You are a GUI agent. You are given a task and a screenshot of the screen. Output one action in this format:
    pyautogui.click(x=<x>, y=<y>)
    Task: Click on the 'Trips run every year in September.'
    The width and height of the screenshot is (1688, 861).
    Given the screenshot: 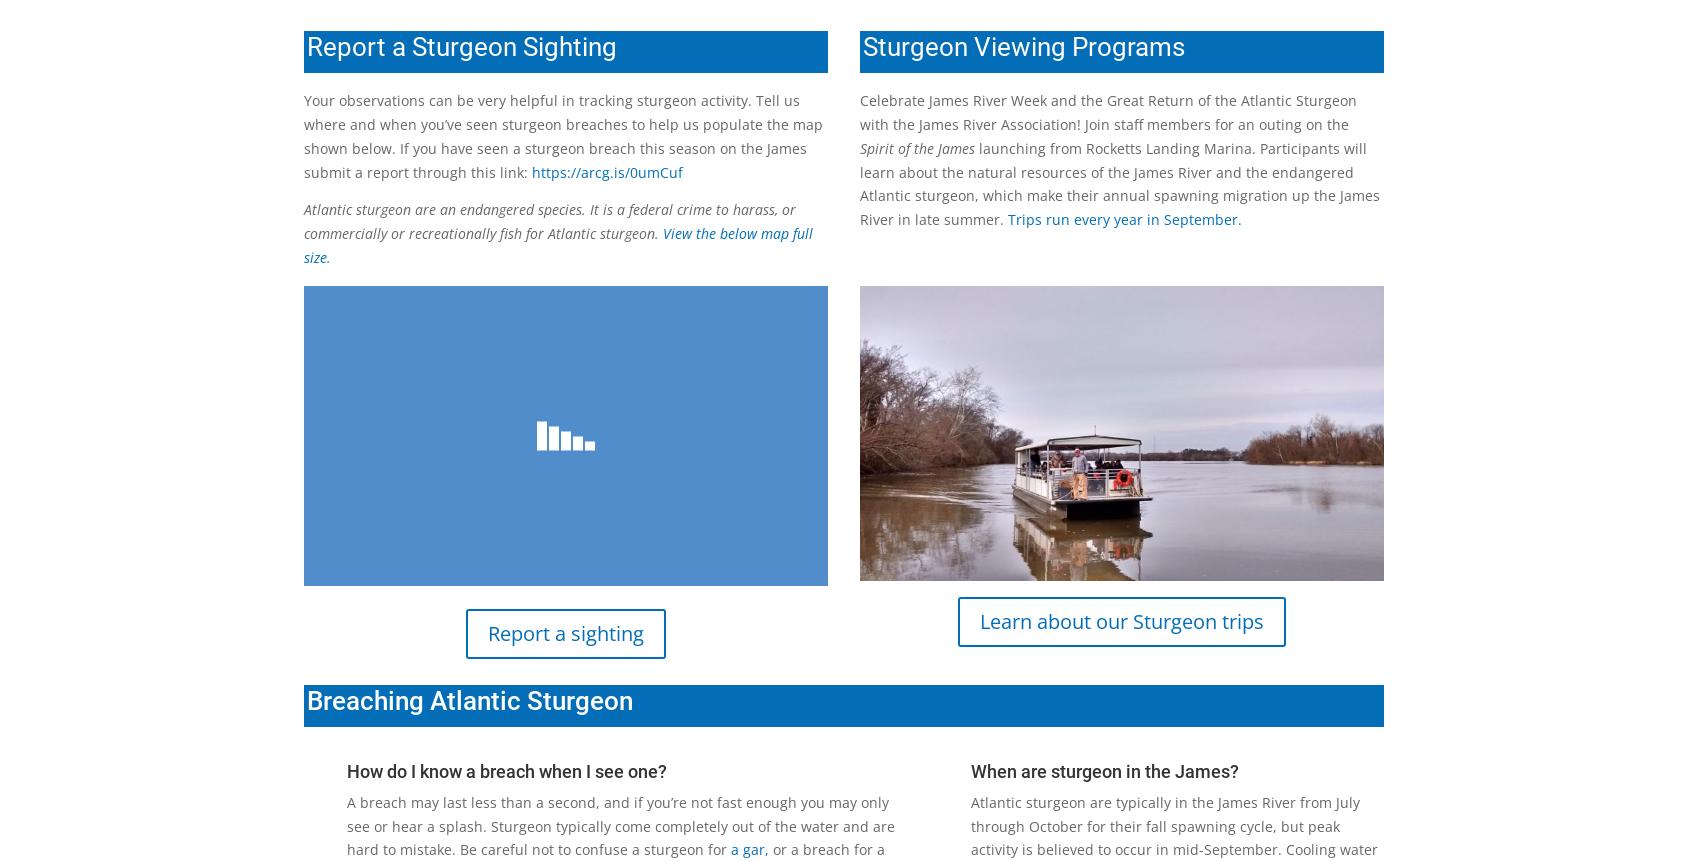 What is the action you would take?
    pyautogui.click(x=1124, y=218)
    